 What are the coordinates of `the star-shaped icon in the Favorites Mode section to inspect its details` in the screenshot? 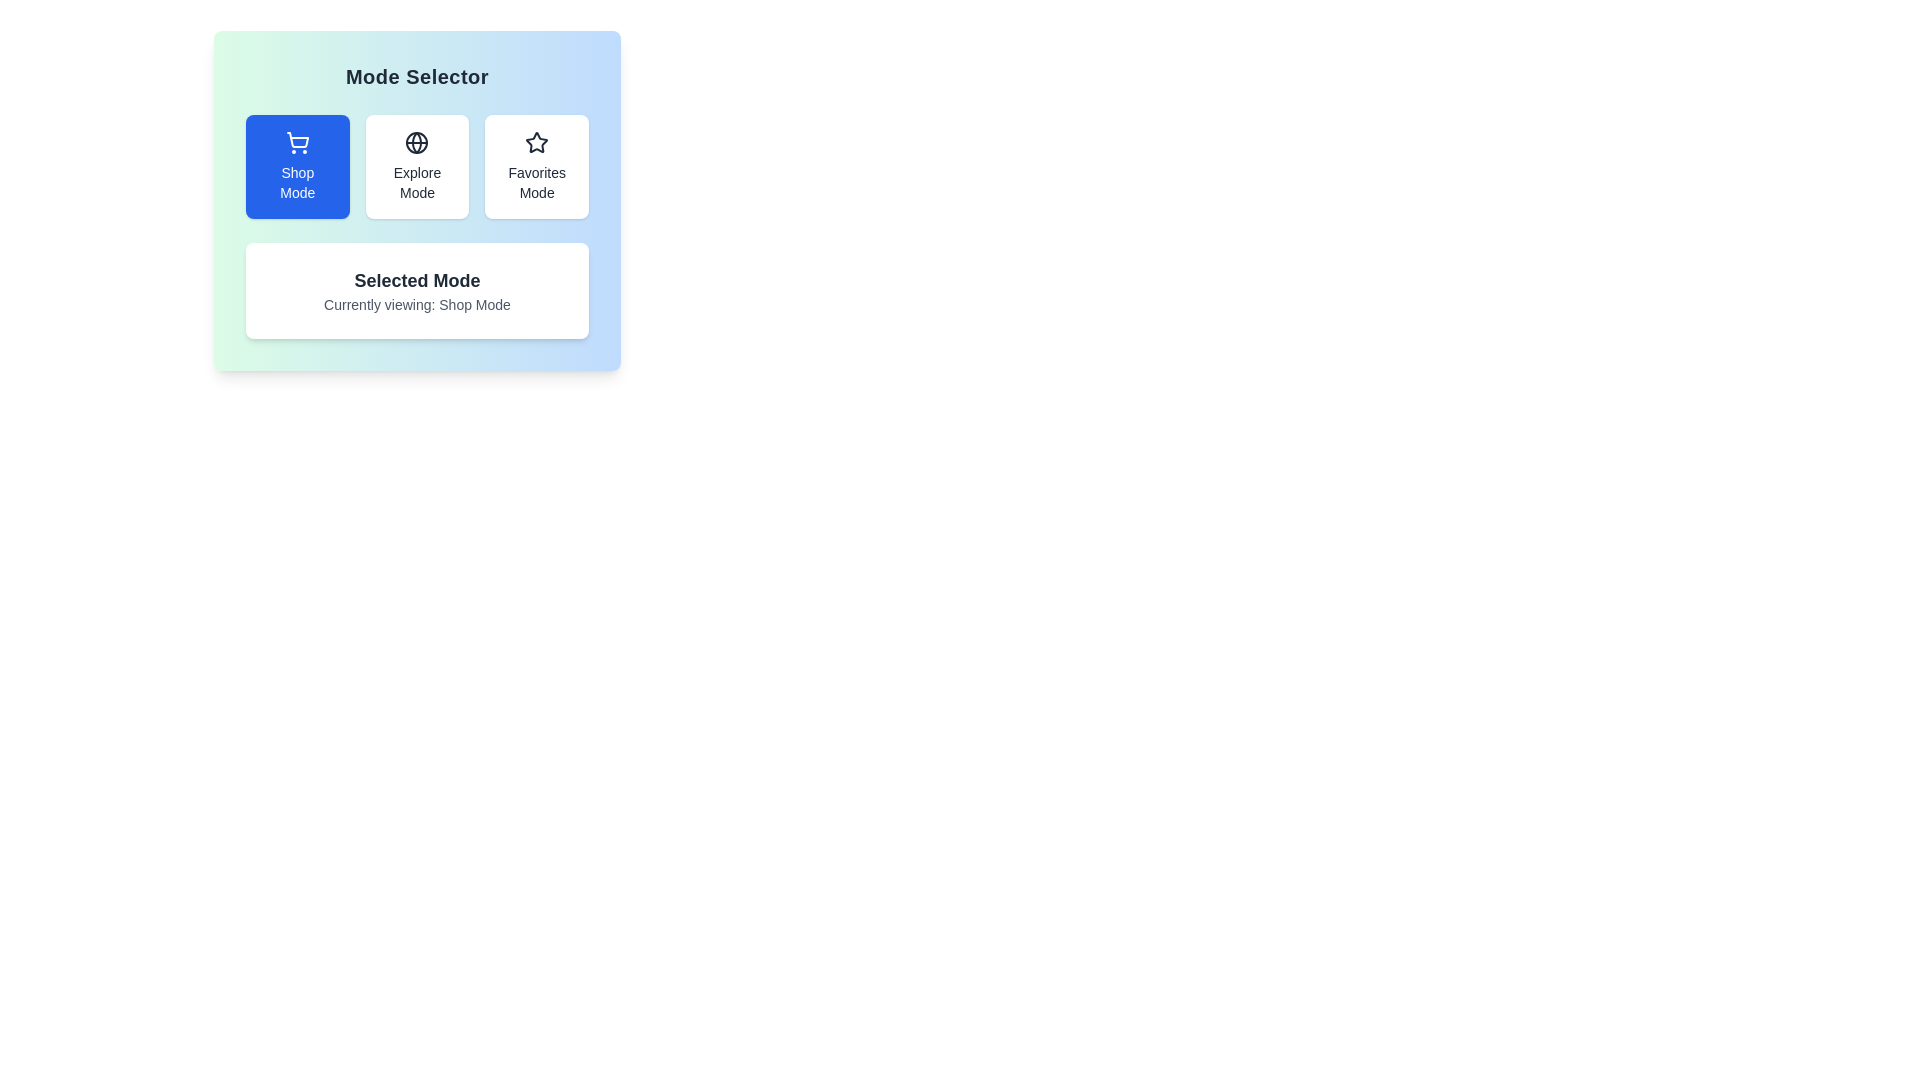 It's located at (537, 141).